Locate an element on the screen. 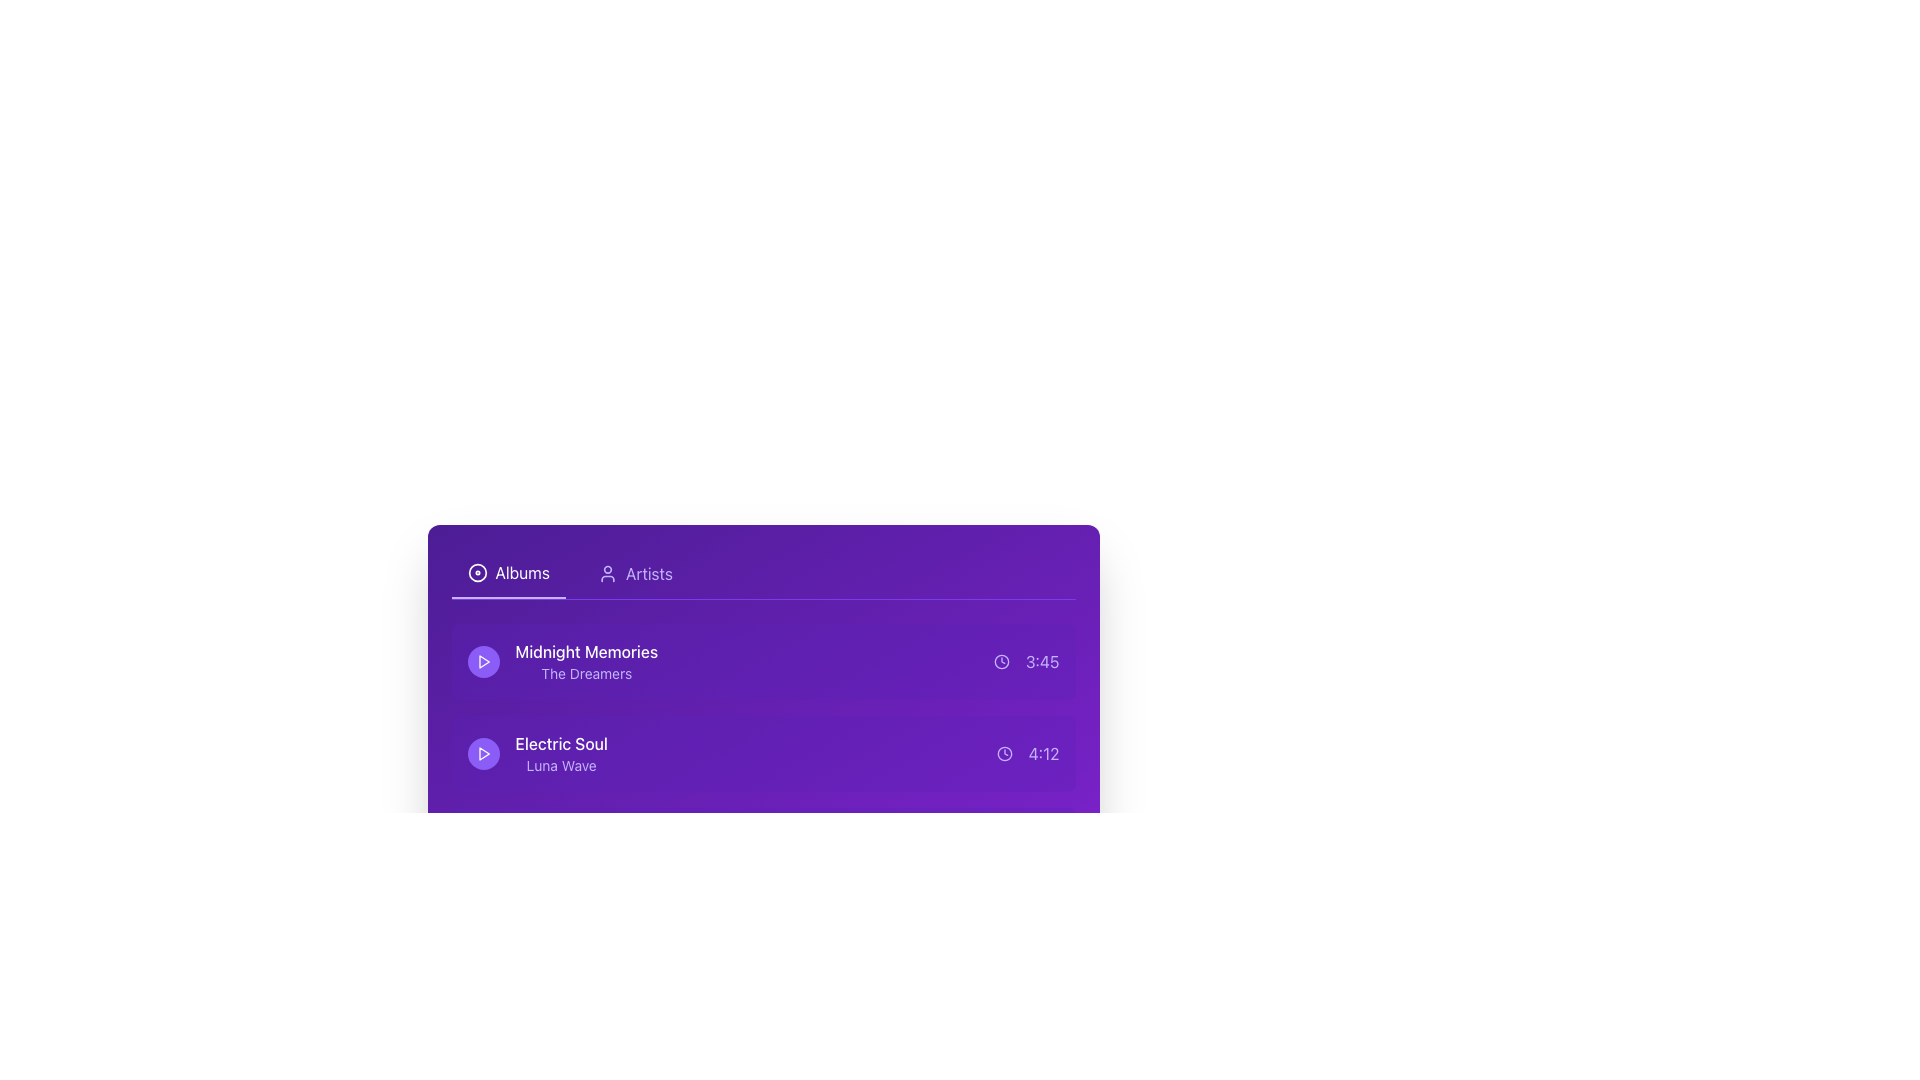 This screenshot has width=1920, height=1080. the text label providing supplementary information about 'Electric Soul', which is located in the bottom-right area of the interface, below the section header 'Albums' is located at coordinates (560, 765).